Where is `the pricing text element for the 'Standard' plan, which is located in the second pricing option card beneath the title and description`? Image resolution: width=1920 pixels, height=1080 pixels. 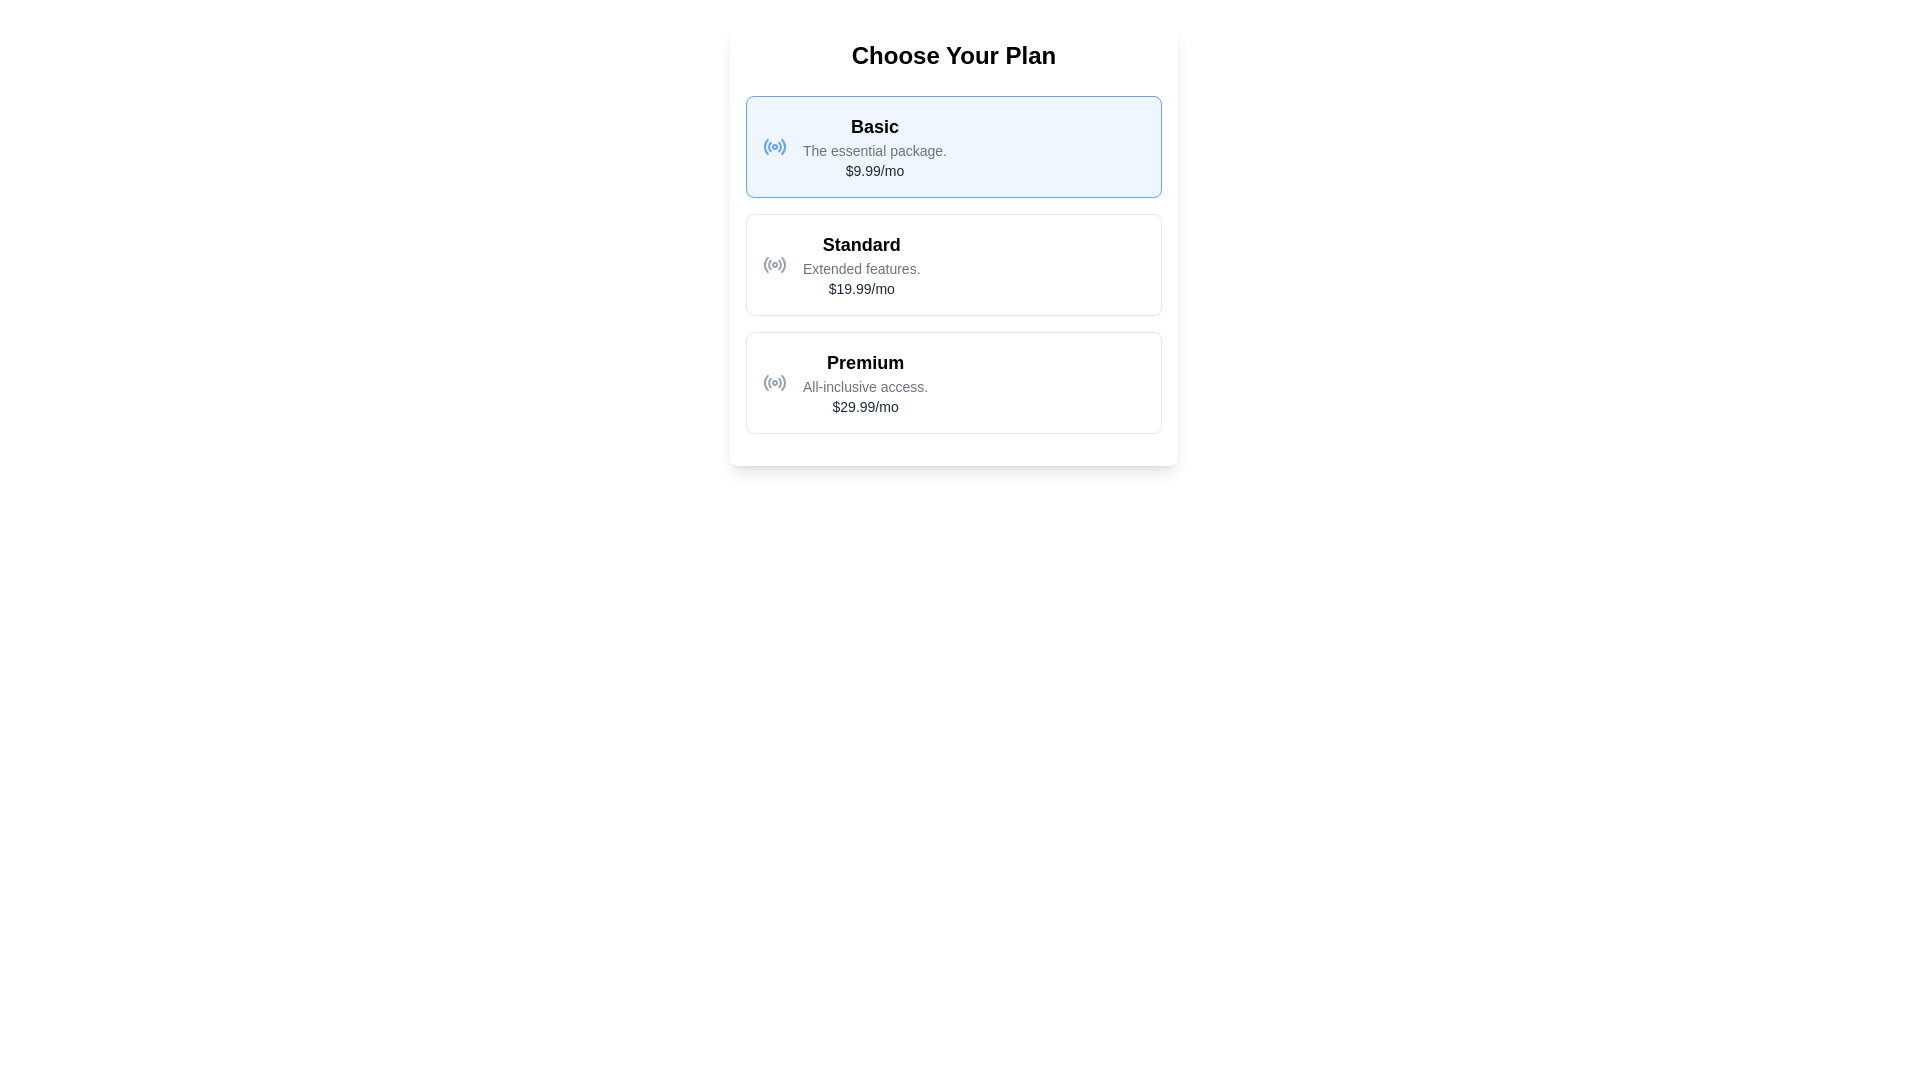 the pricing text element for the 'Standard' plan, which is located in the second pricing option card beneath the title and description is located at coordinates (861, 289).